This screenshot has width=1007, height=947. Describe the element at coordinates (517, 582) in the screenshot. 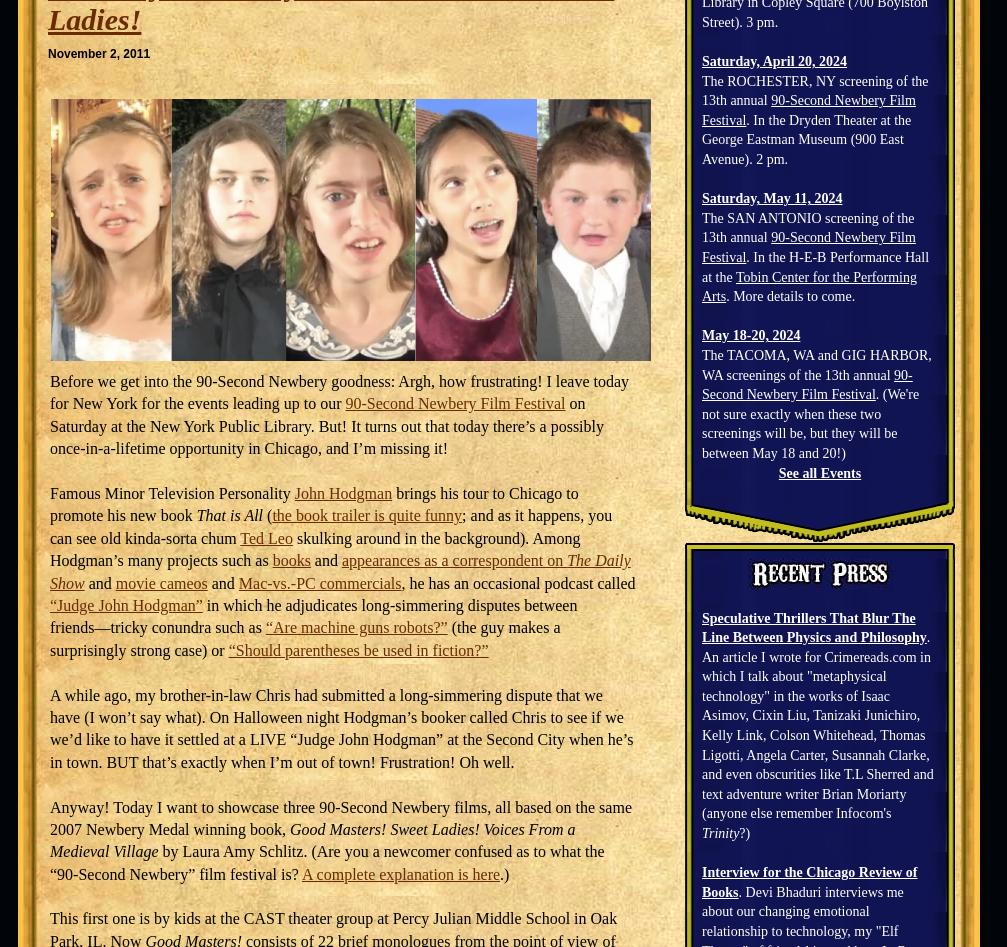

I see `', he has an occasional podcast called'` at that location.